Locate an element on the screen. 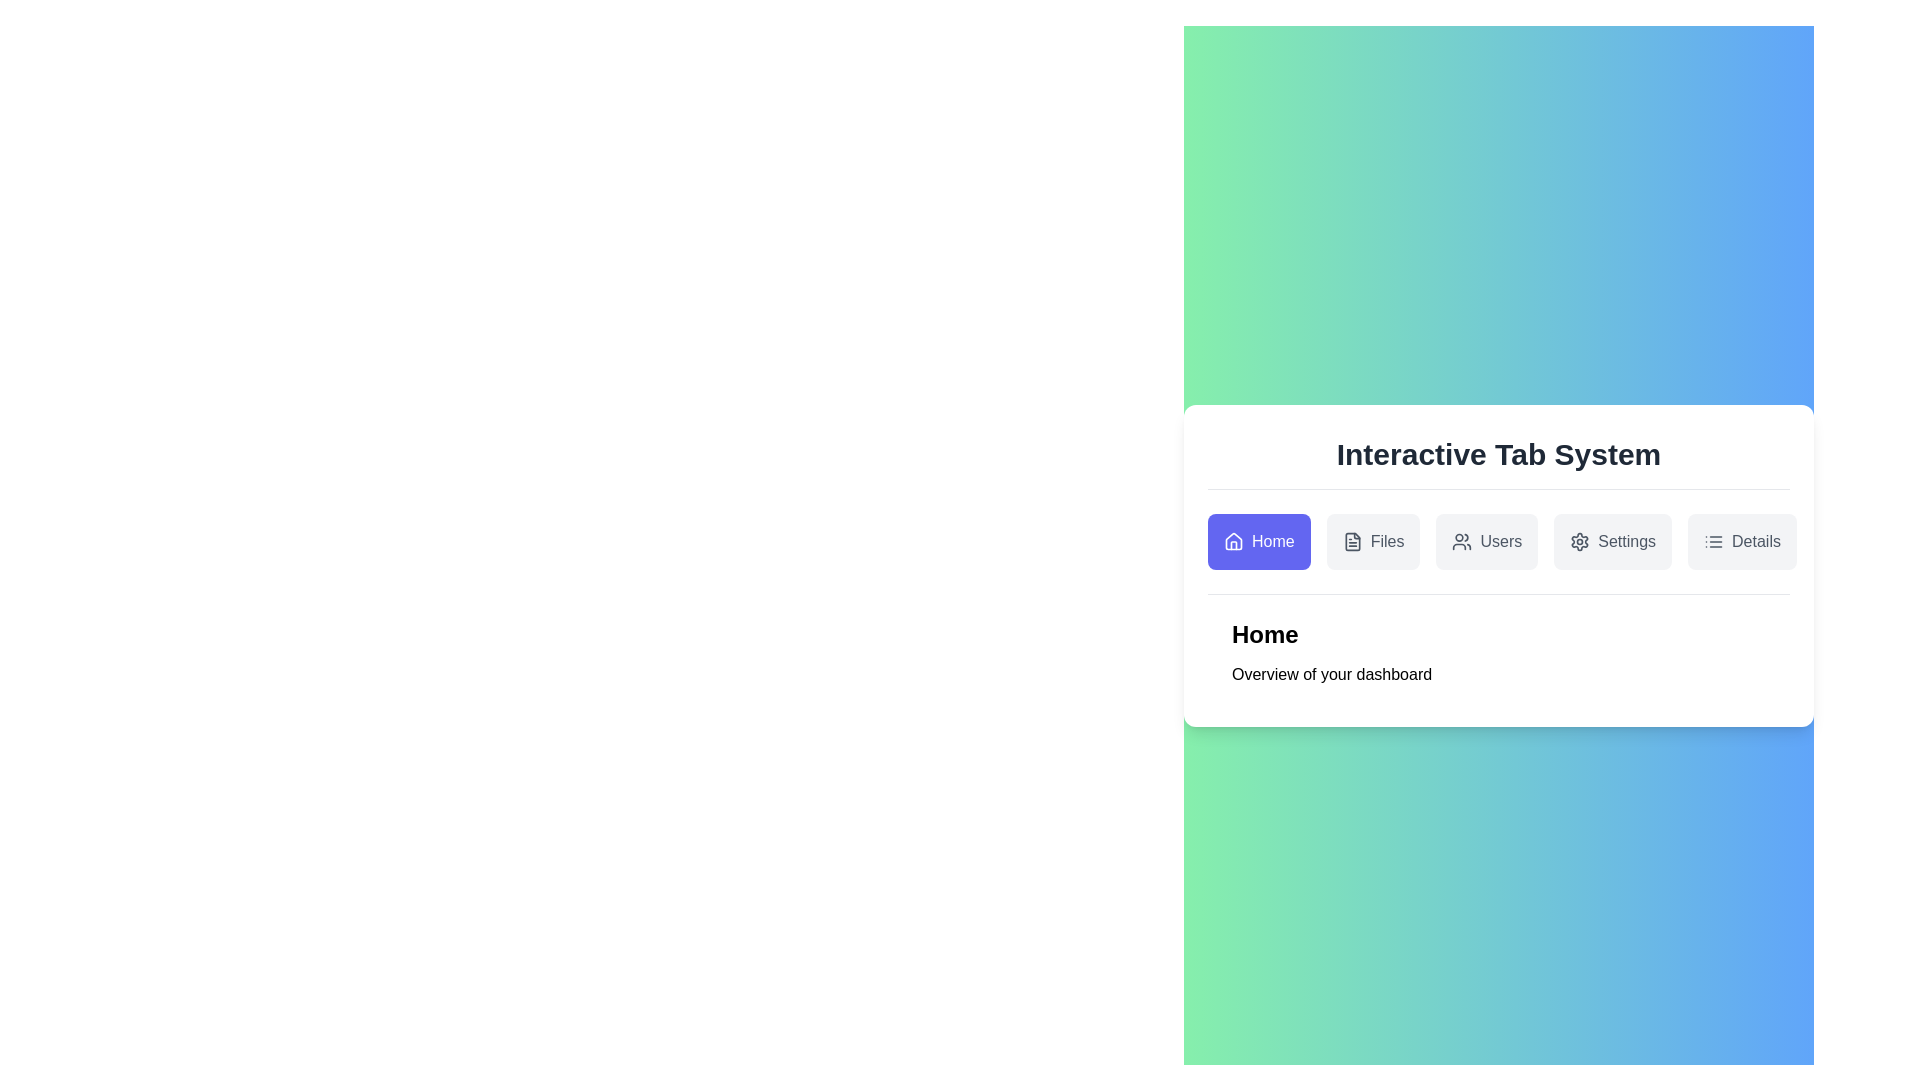  text label that states 'Overview of your dashboard', which is located beneath the 'Home' heading in the bottom section of the vertical layout is located at coordinates (1332, 675).